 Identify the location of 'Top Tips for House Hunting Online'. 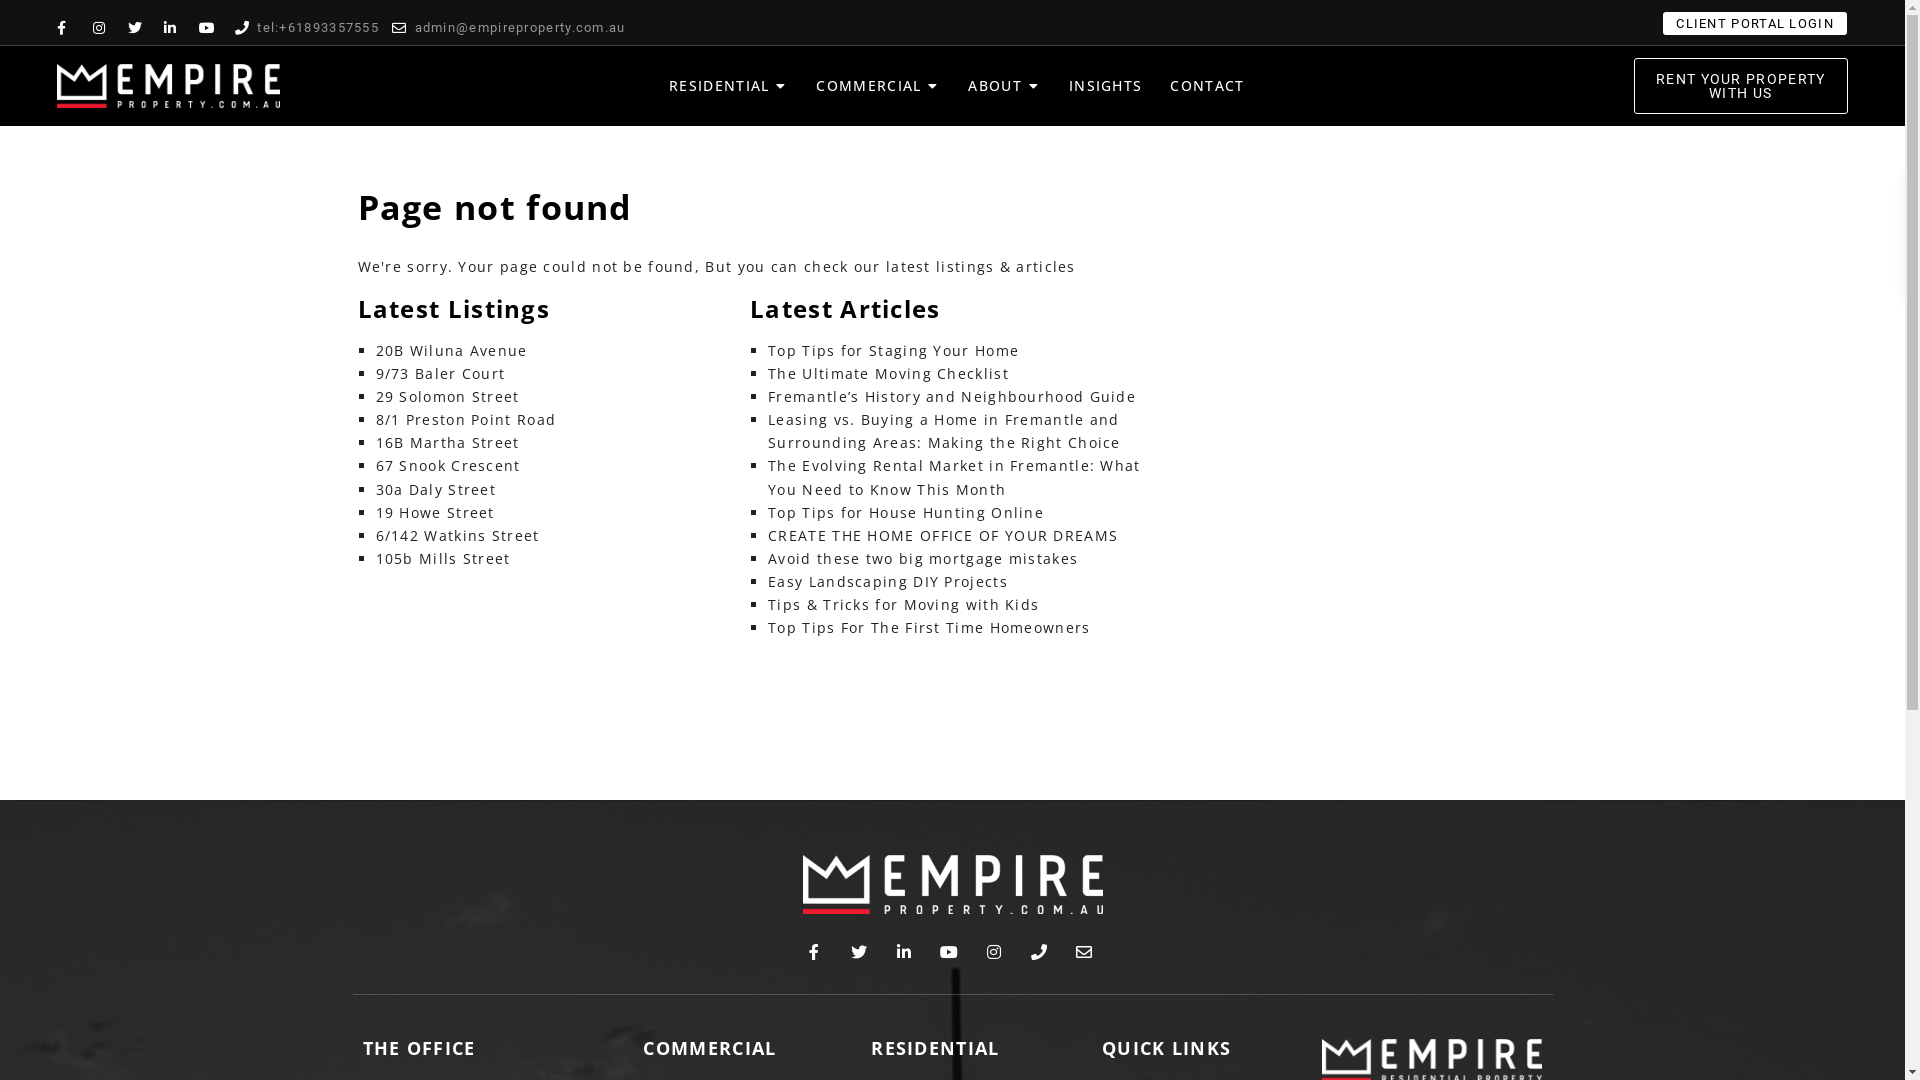
(905, 511).